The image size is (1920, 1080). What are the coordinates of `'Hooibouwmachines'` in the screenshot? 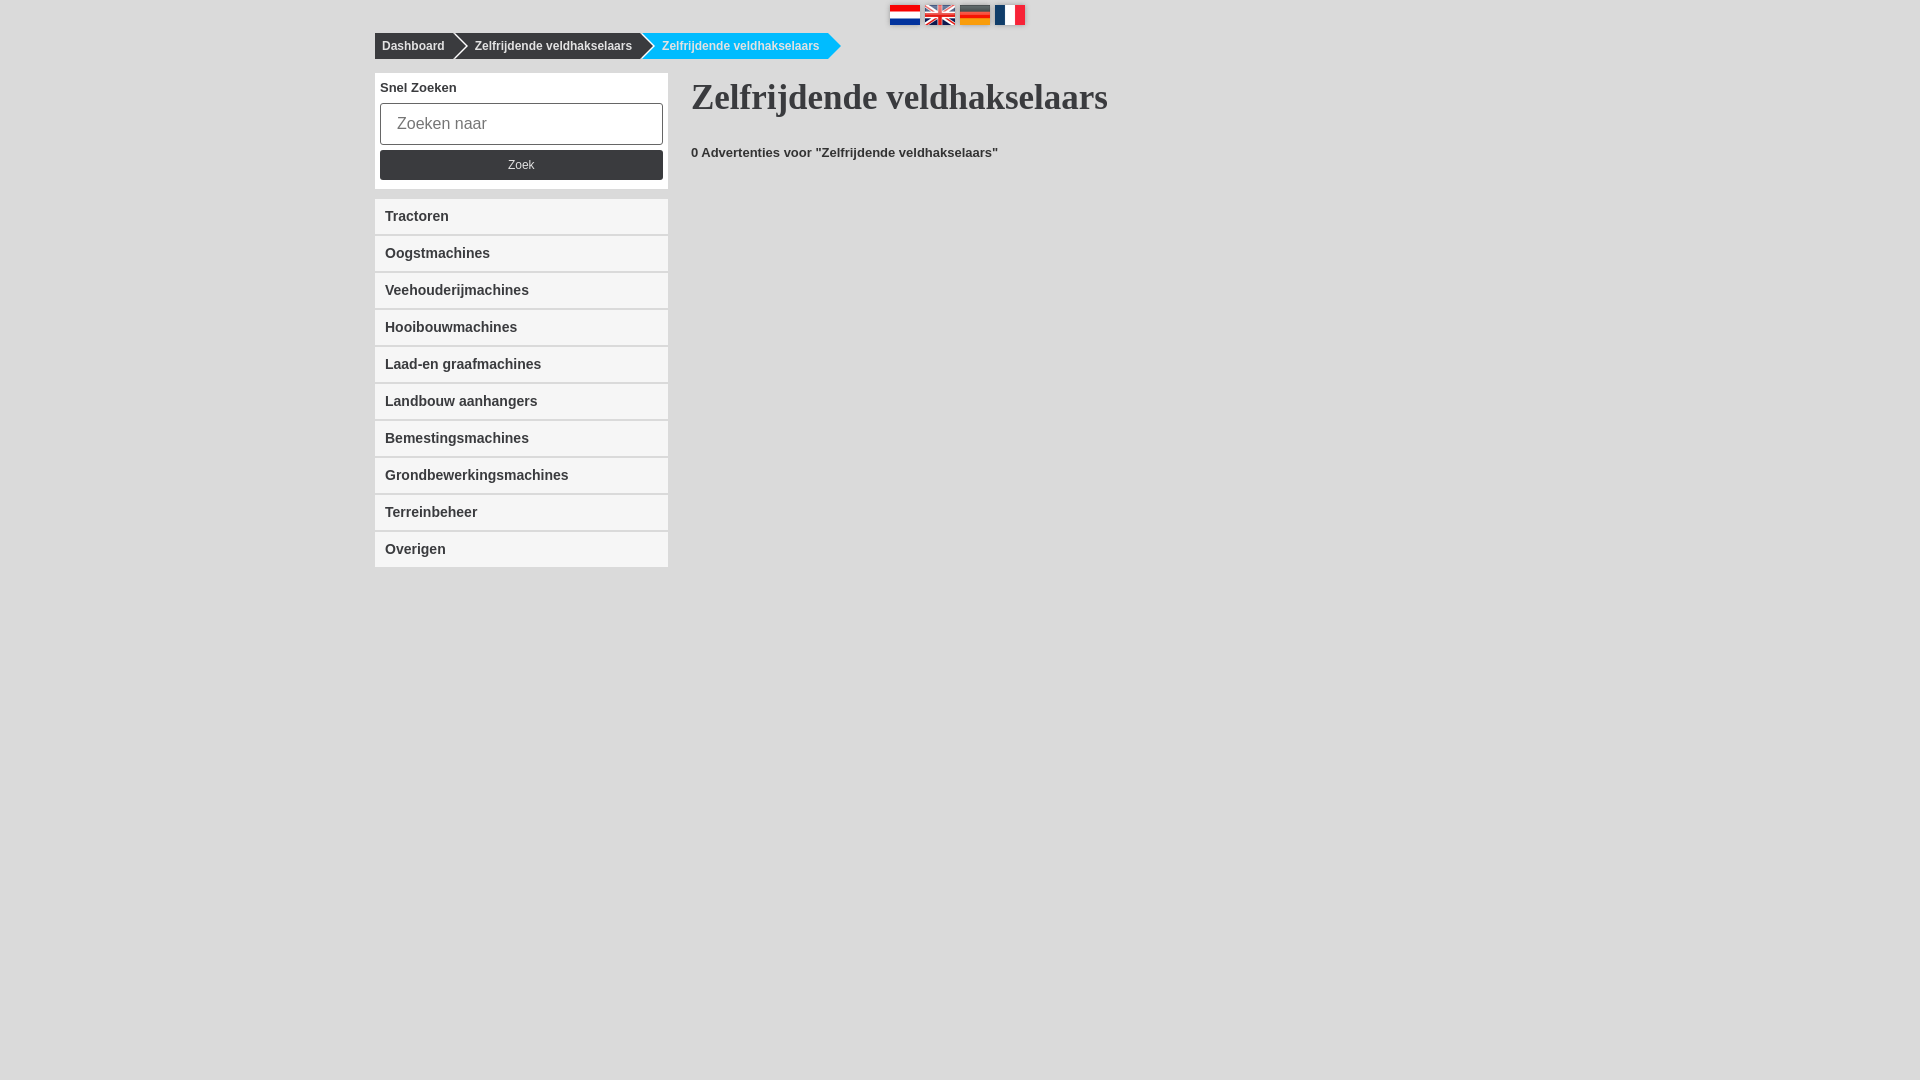 It's located at (521, 326).